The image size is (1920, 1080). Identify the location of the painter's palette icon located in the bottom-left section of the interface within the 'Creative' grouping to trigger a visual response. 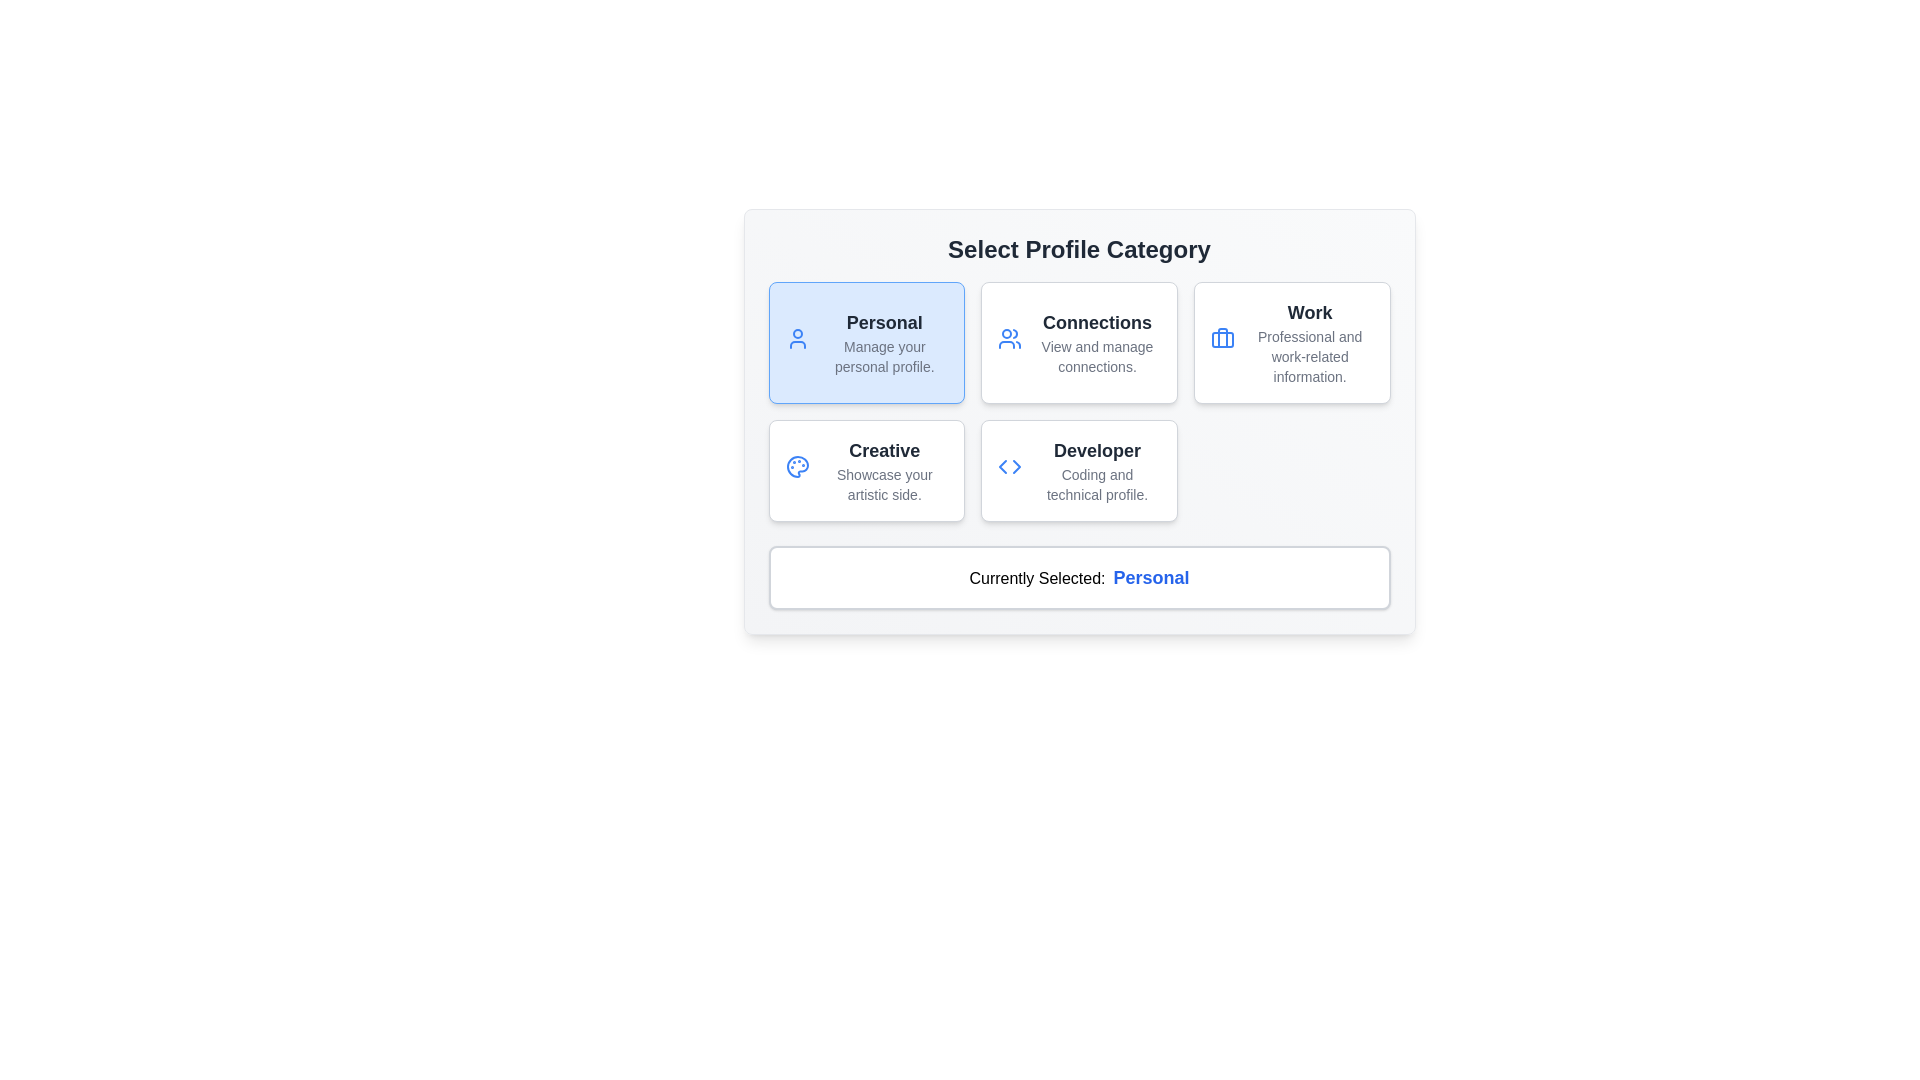
(796, 466).